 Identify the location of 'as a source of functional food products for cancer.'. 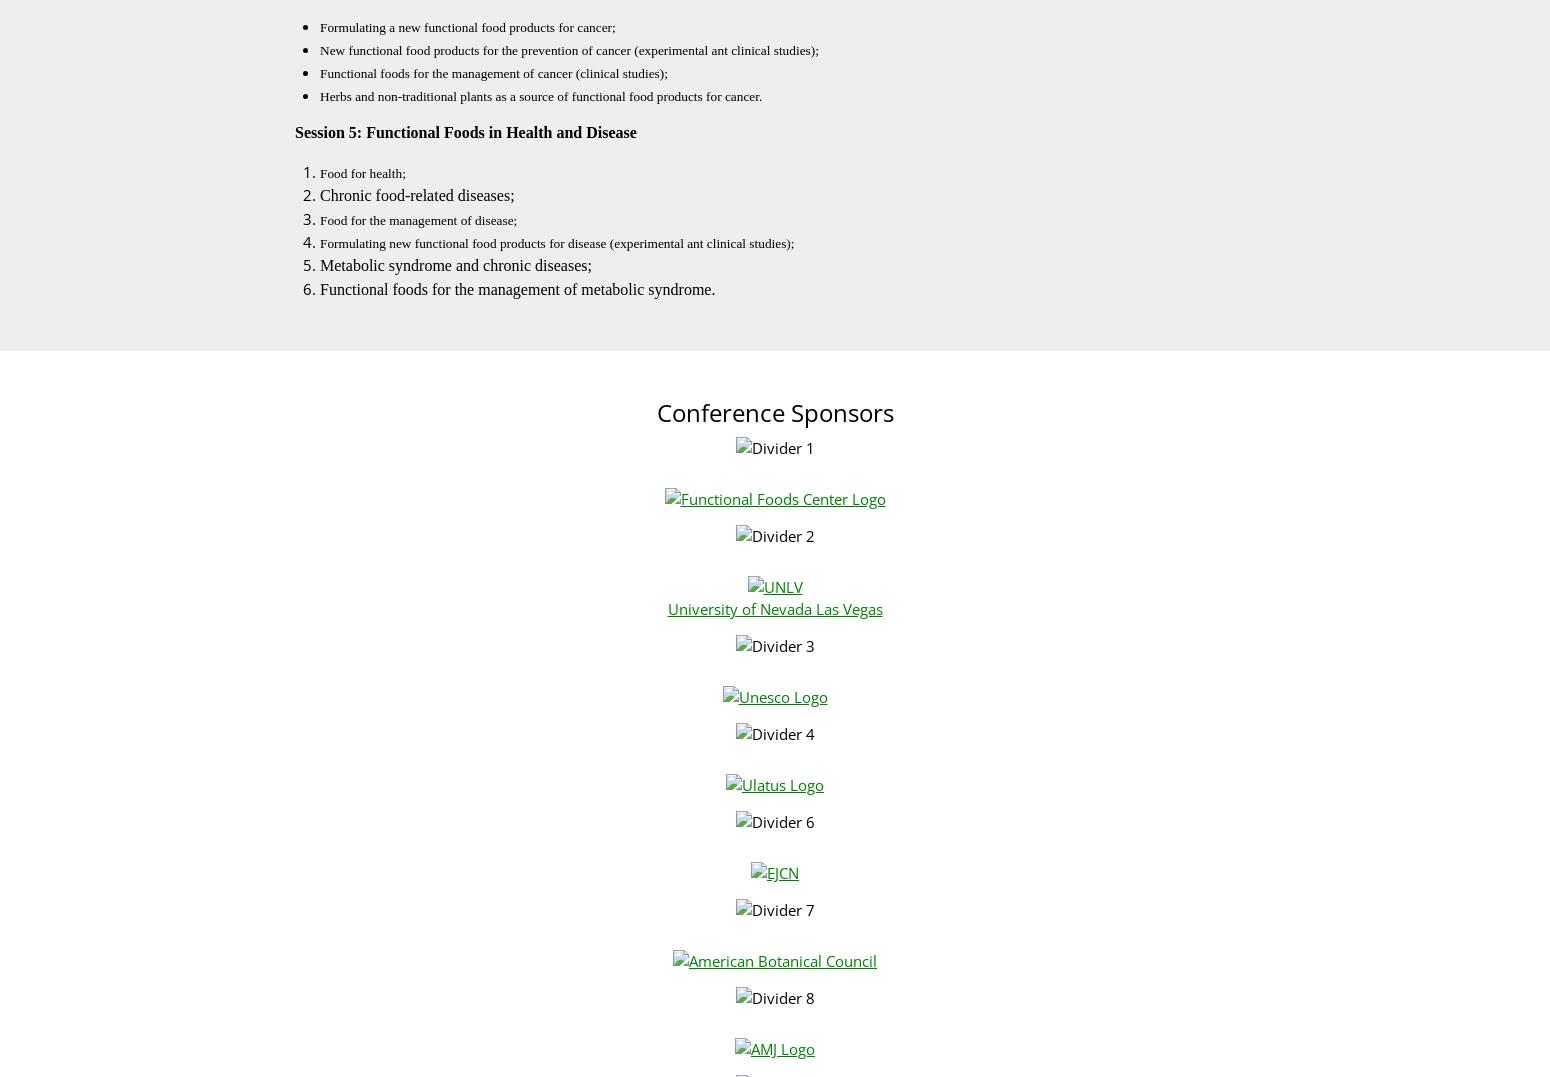
(627, 95).